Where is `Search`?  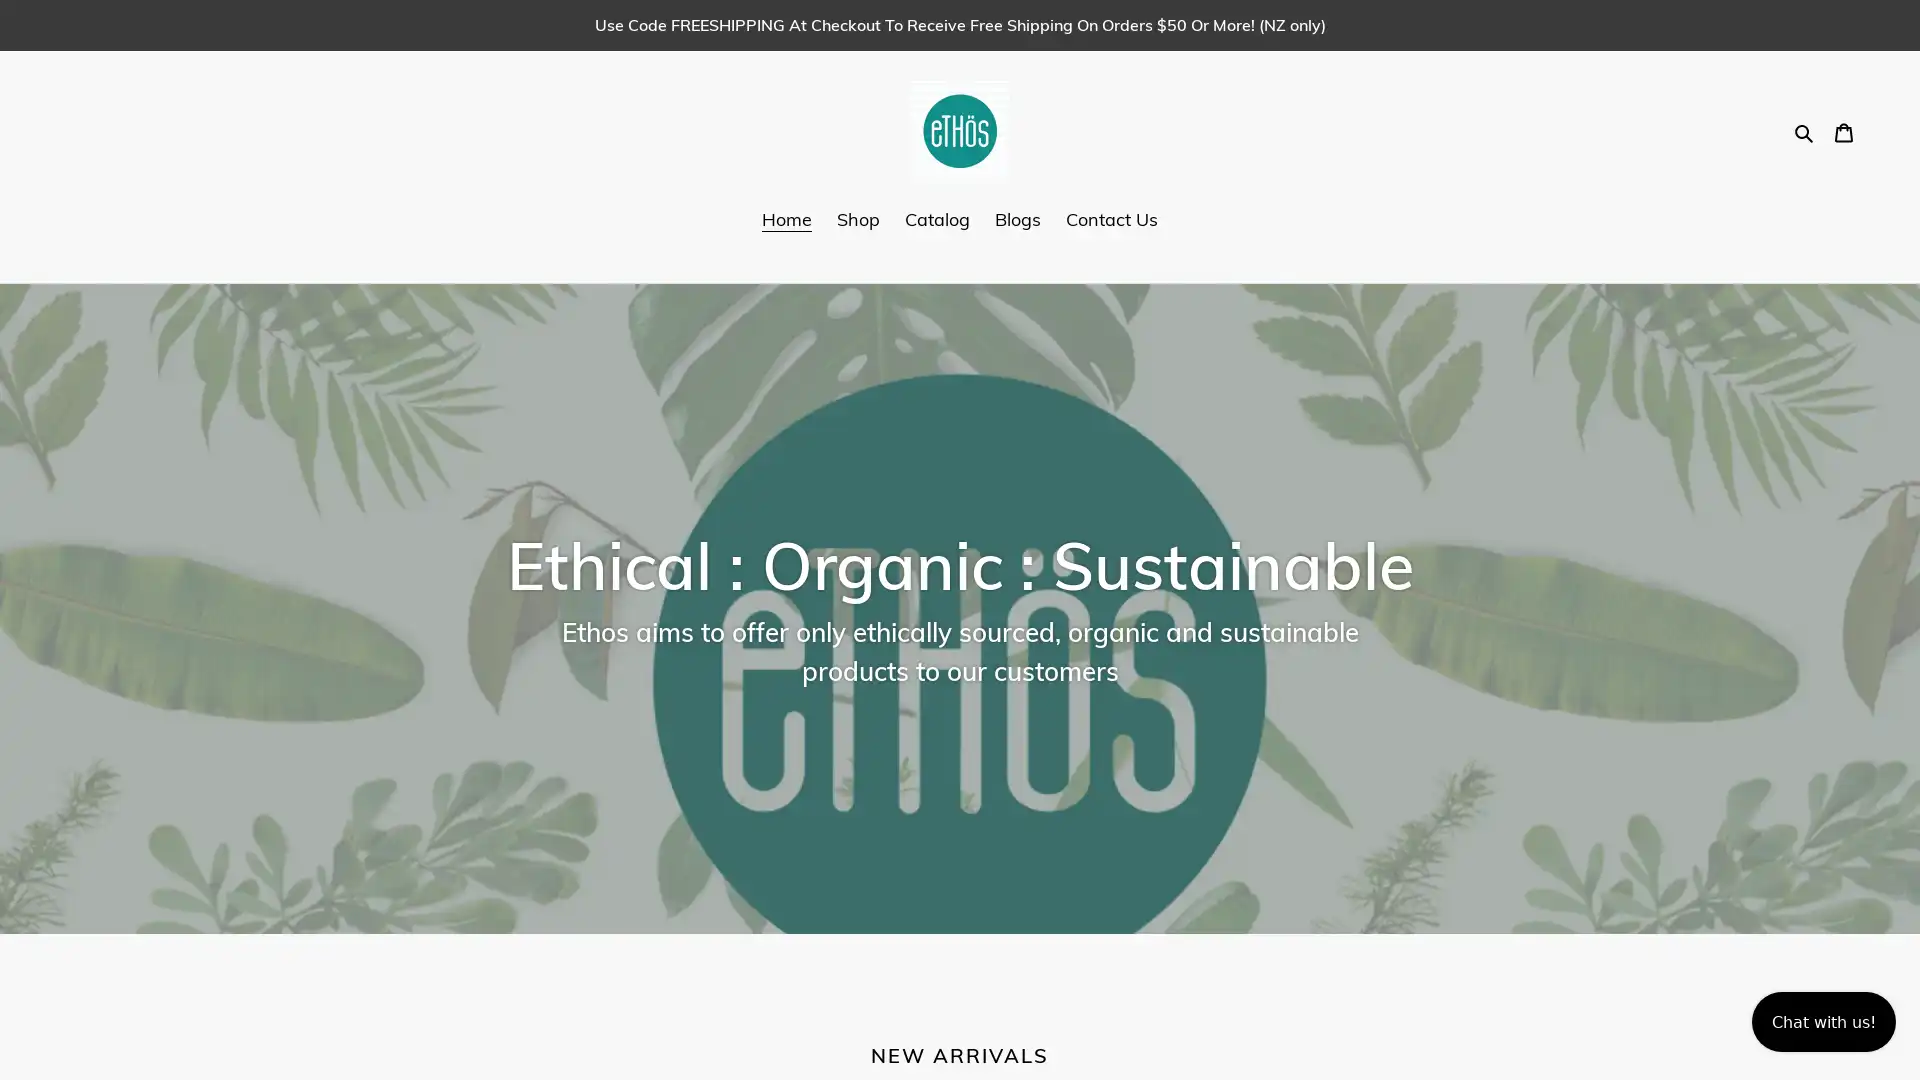 Search is located at coordinates (1804, 130).